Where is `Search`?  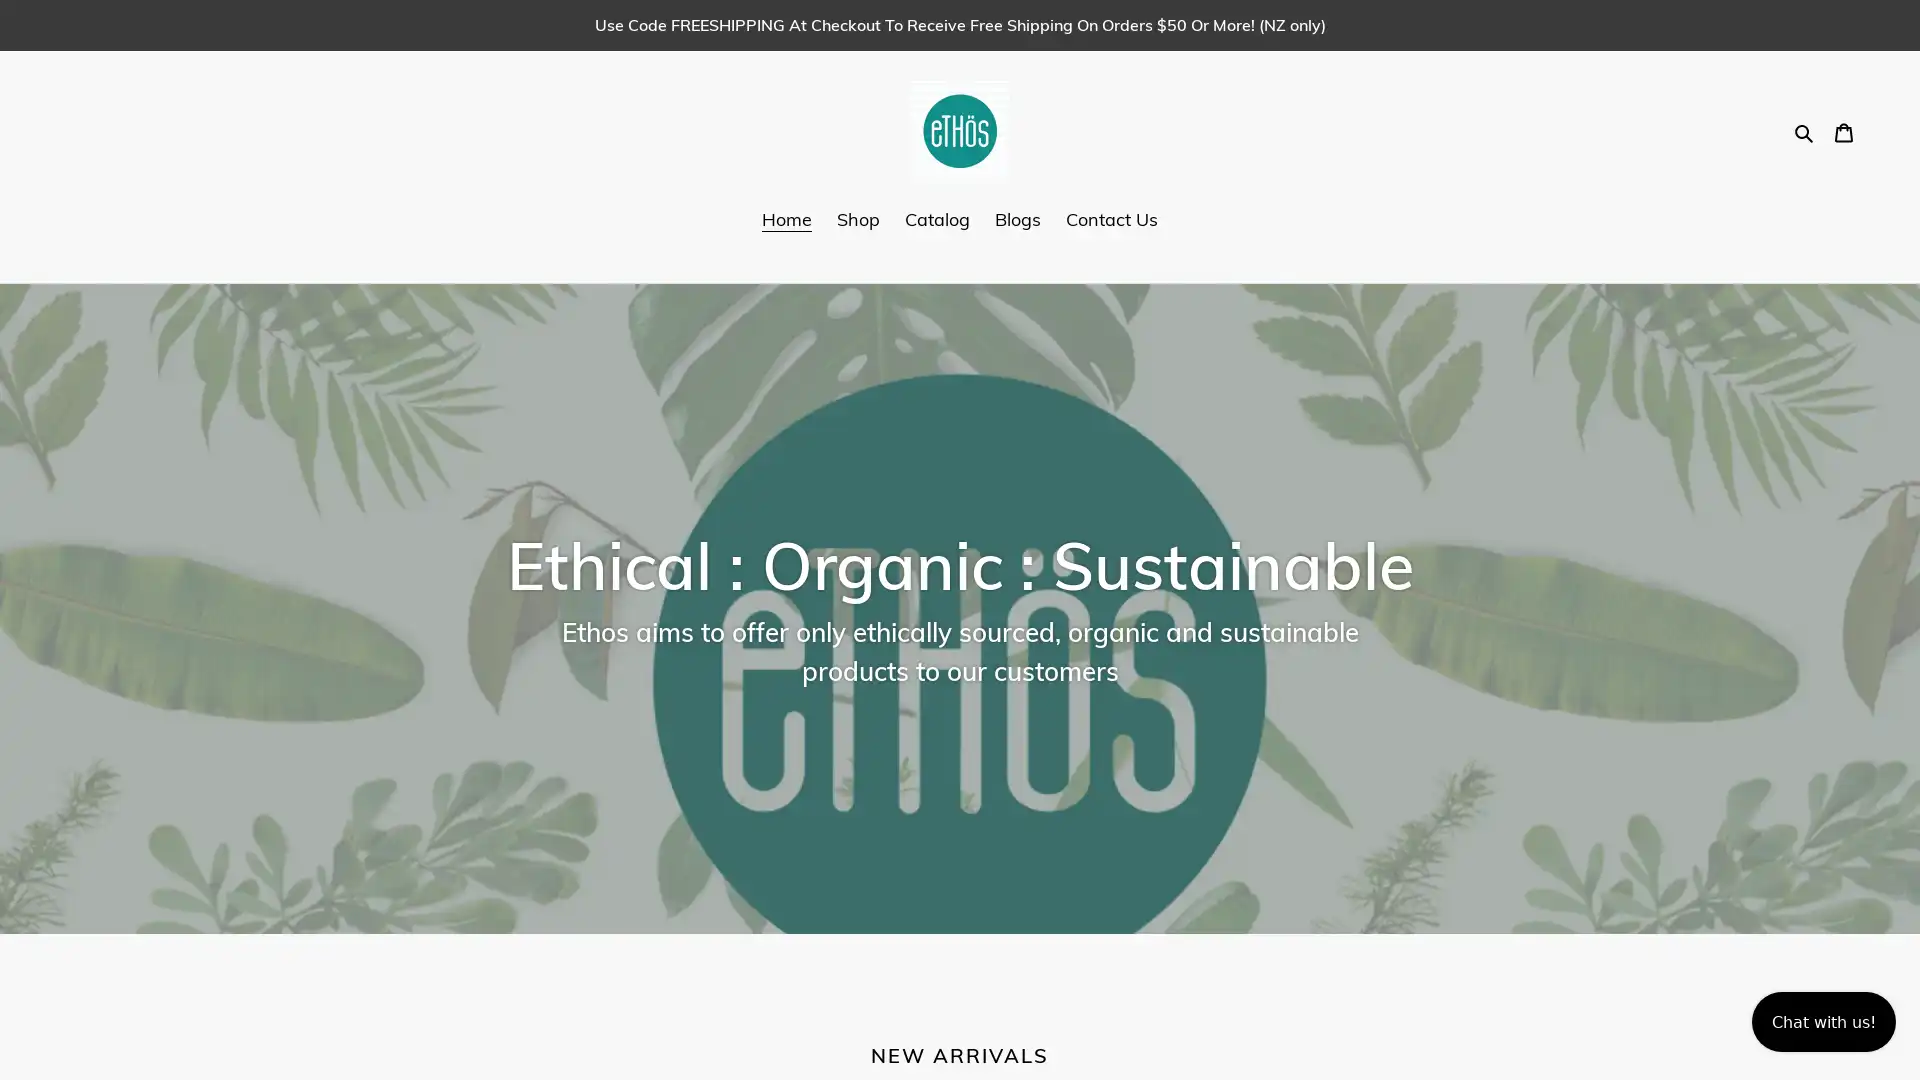 Search is located at coordinates (1804, 130).